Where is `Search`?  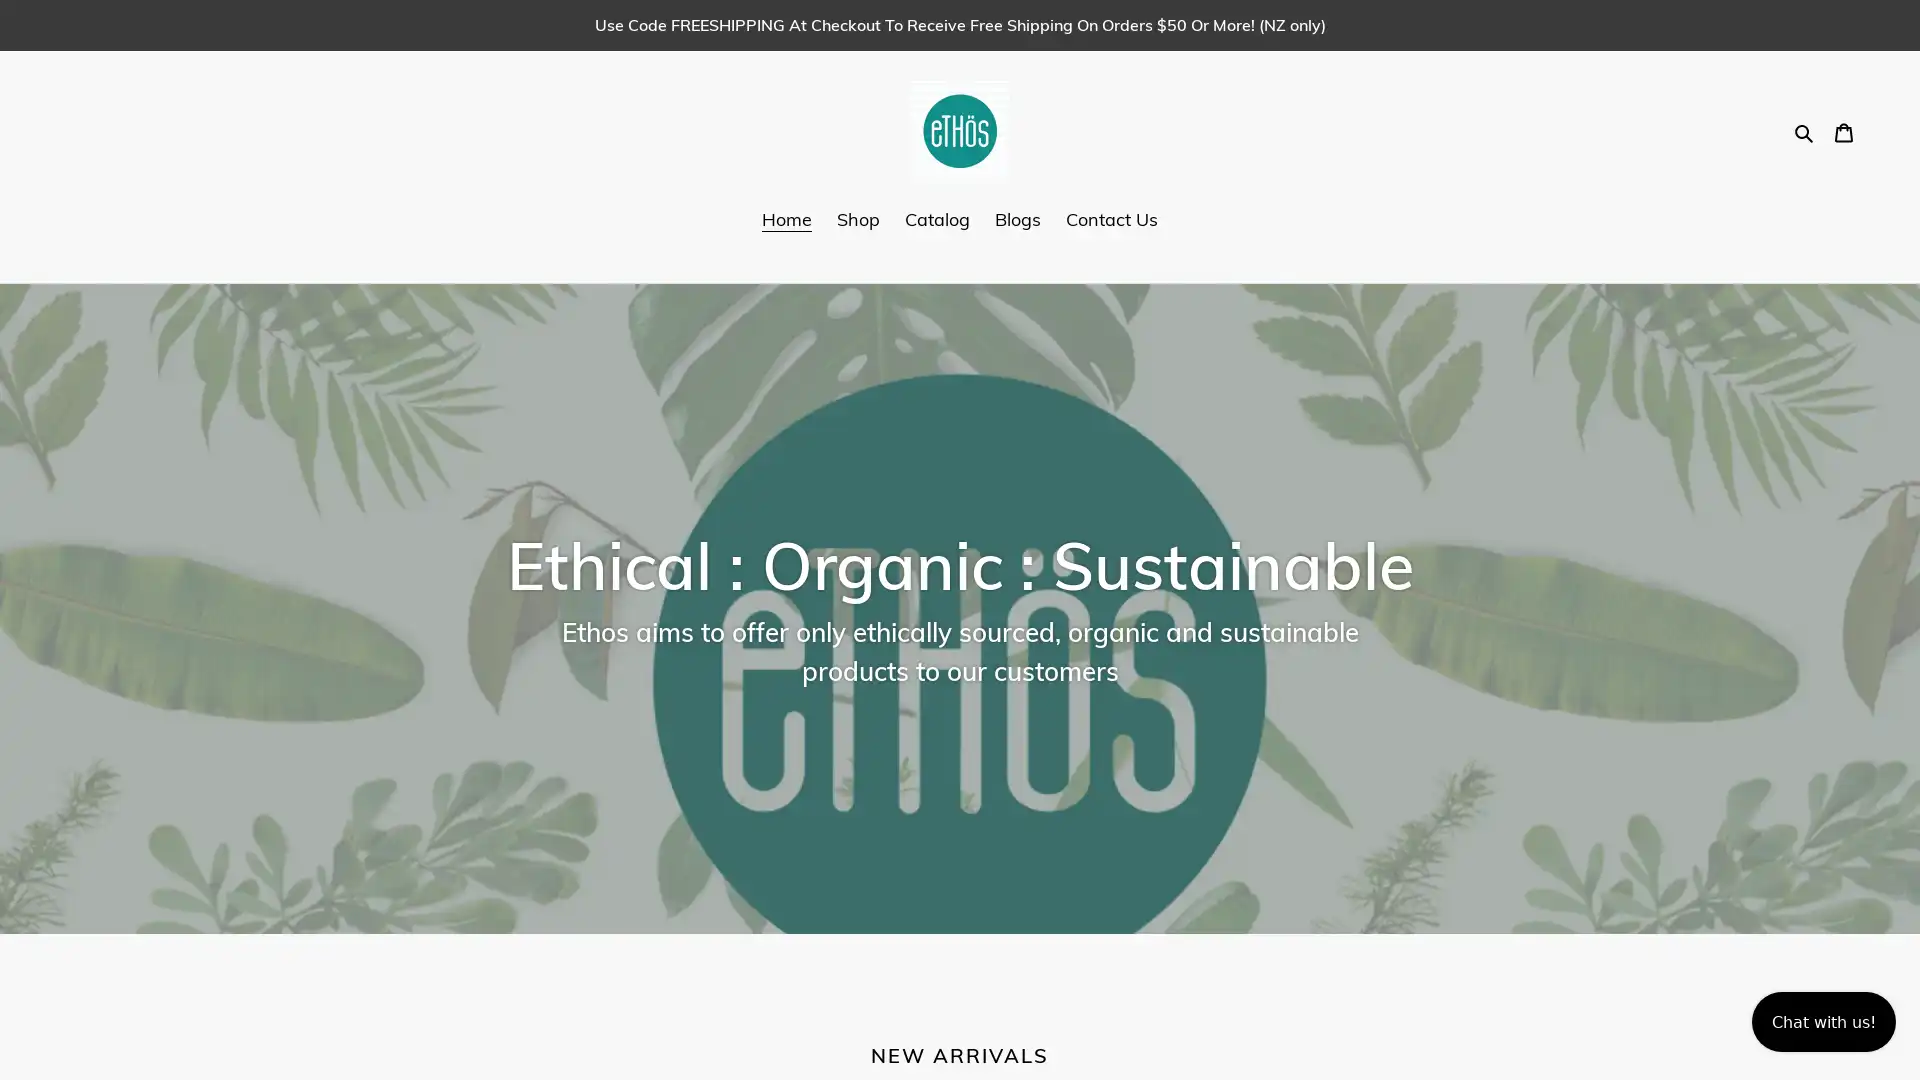 Search is located at coordinates (1804, 130).